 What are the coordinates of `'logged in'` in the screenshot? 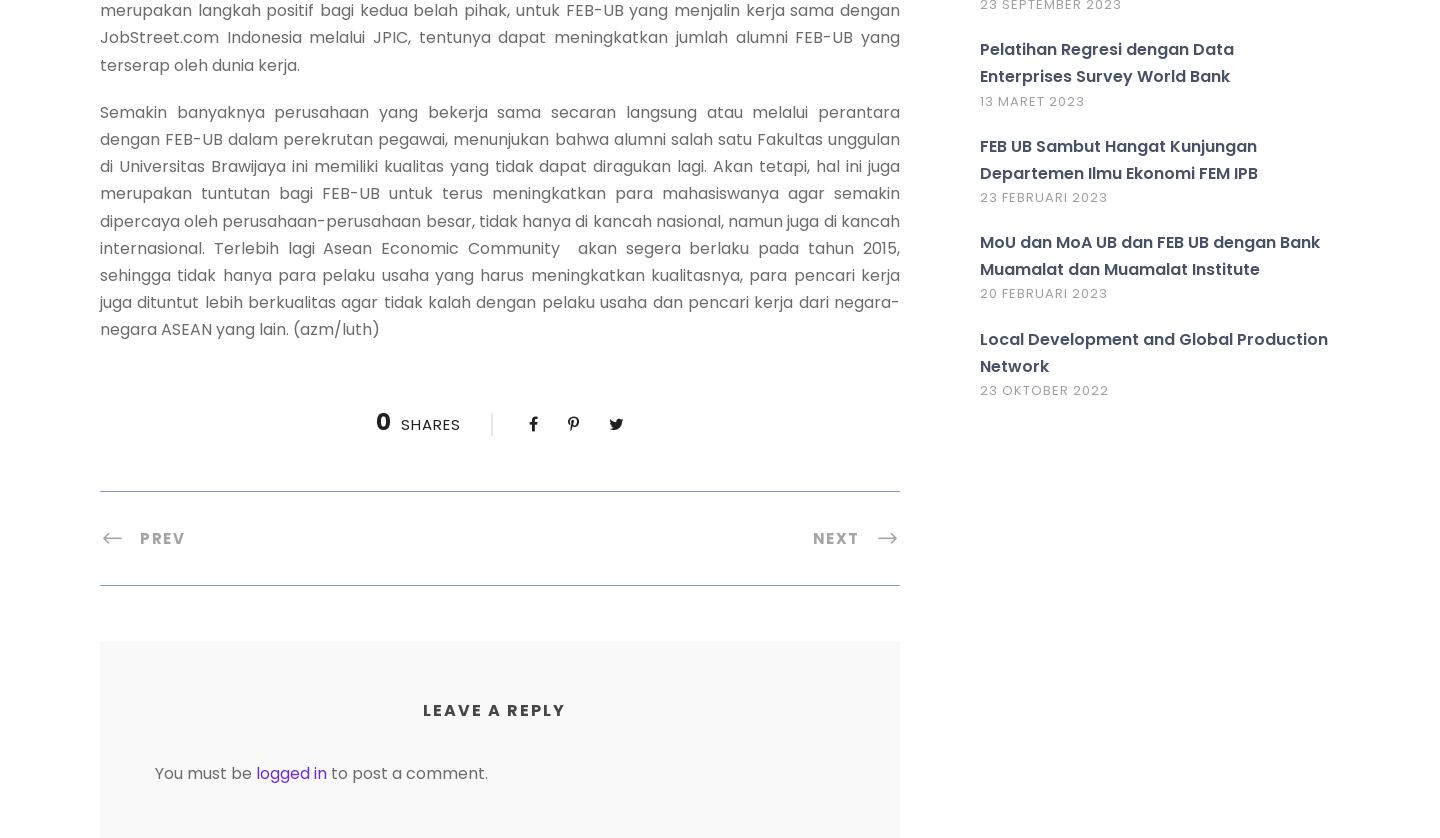 It's located at (255, 771).